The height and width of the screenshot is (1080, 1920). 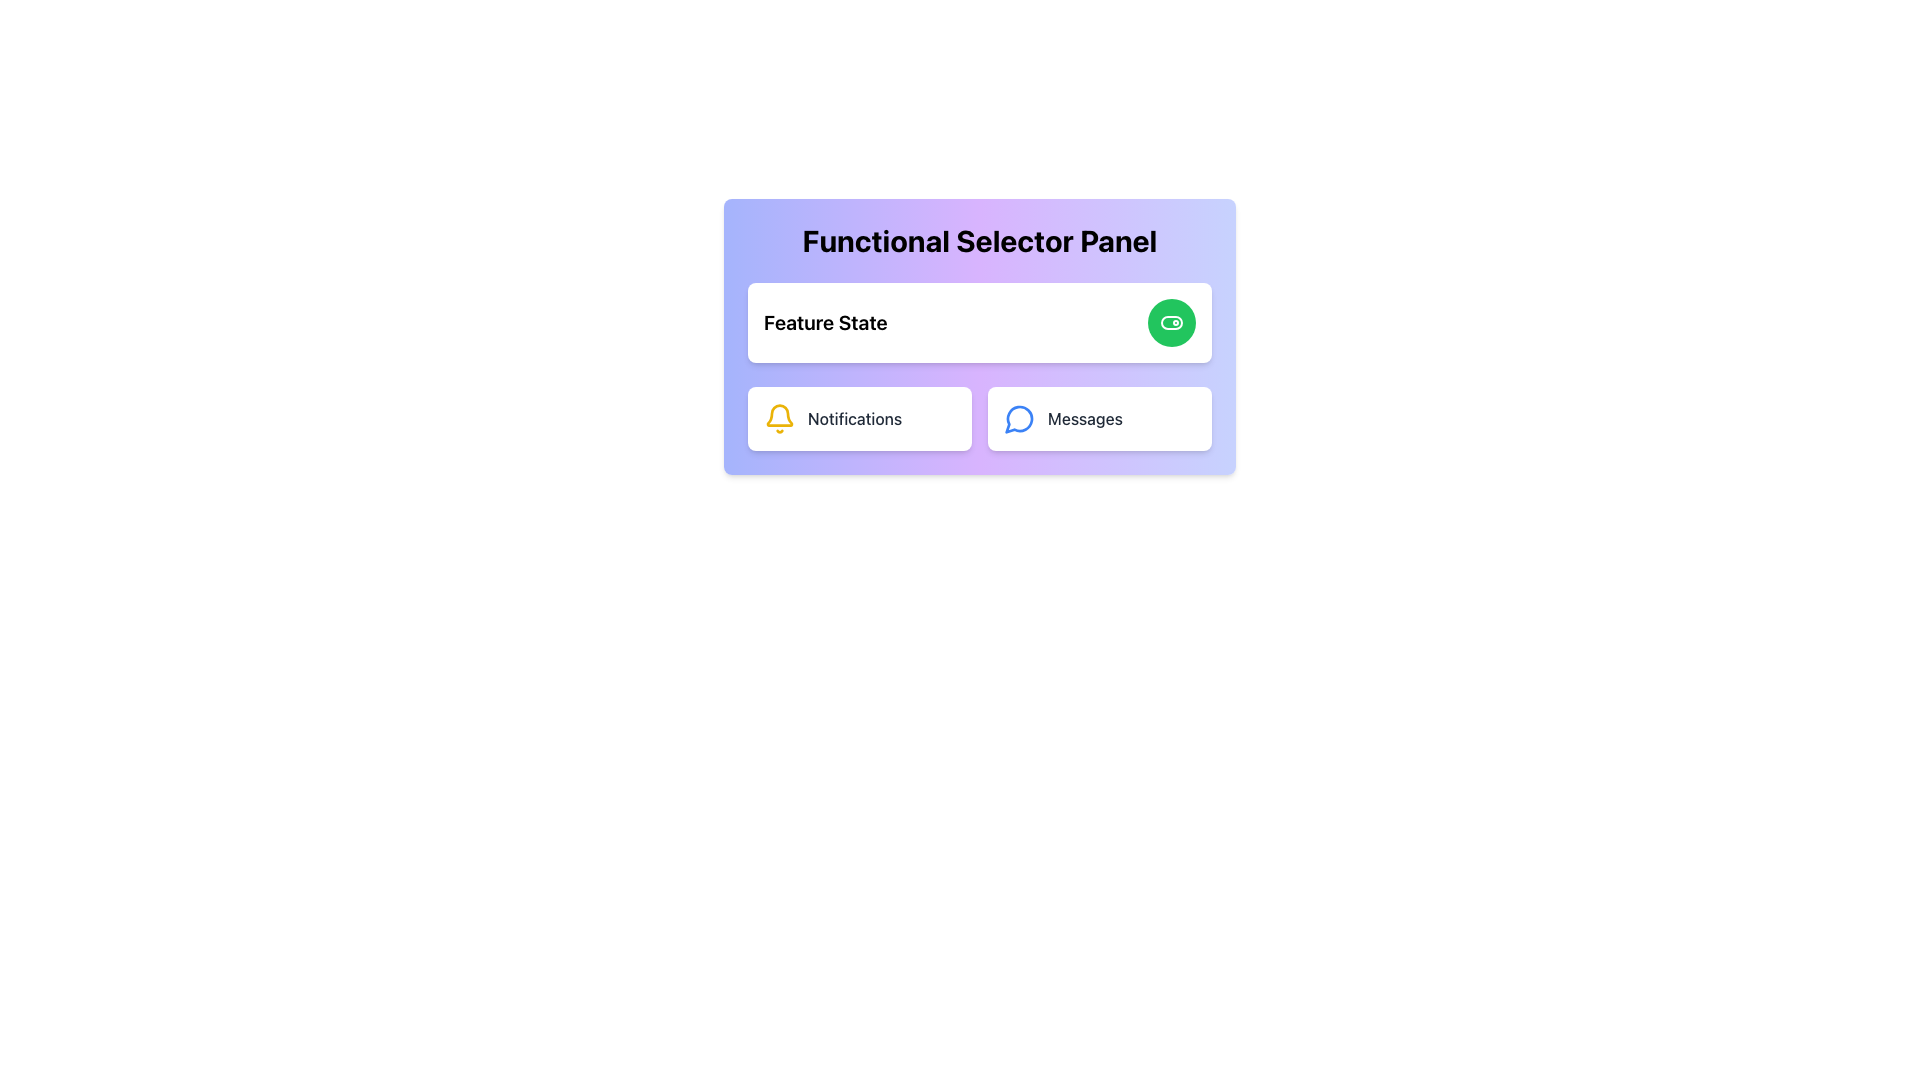 I want to click on the yellow hollow bell icon that serves as a notification indicator, located to the left of the word 'Notifications', so click(x=778, y=418).